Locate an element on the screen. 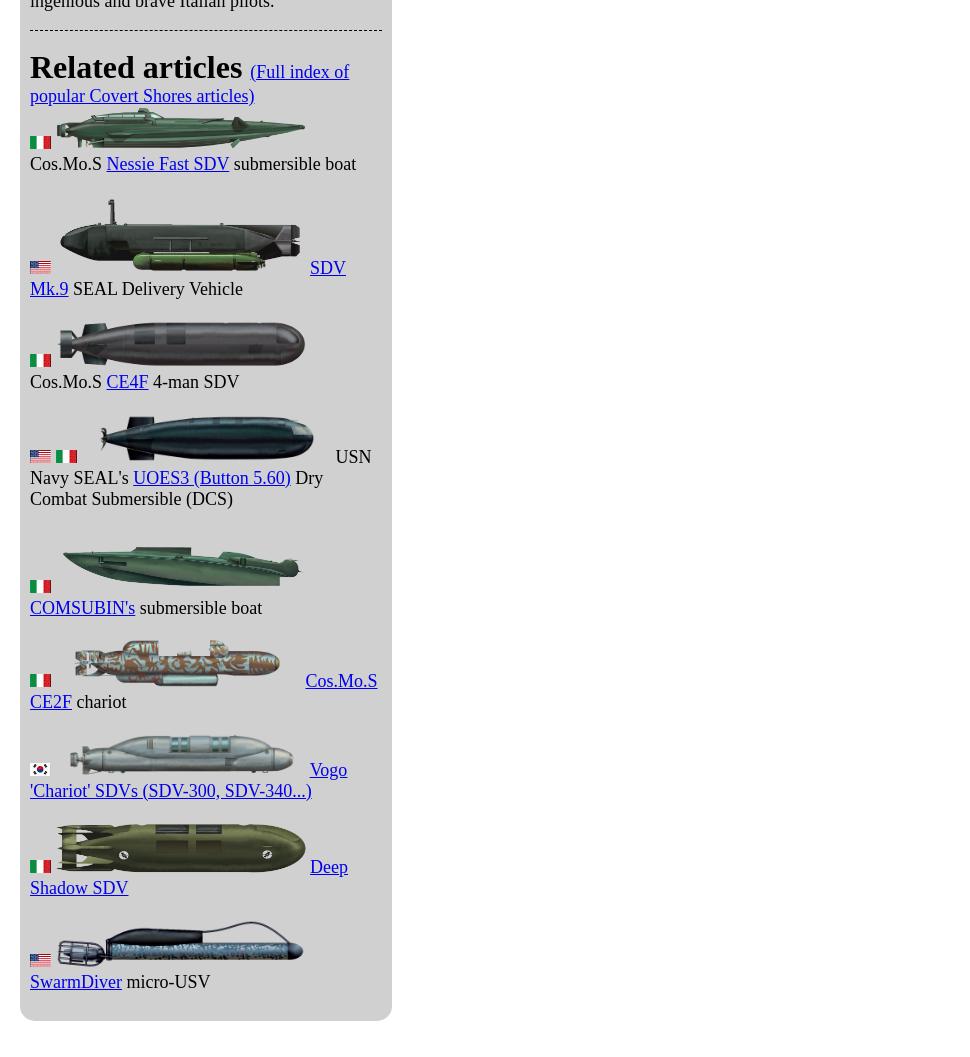 The height and width of the screenshot is (1057, 970). 'Deep Shadow SDV' is located at coordinates (187, 875).